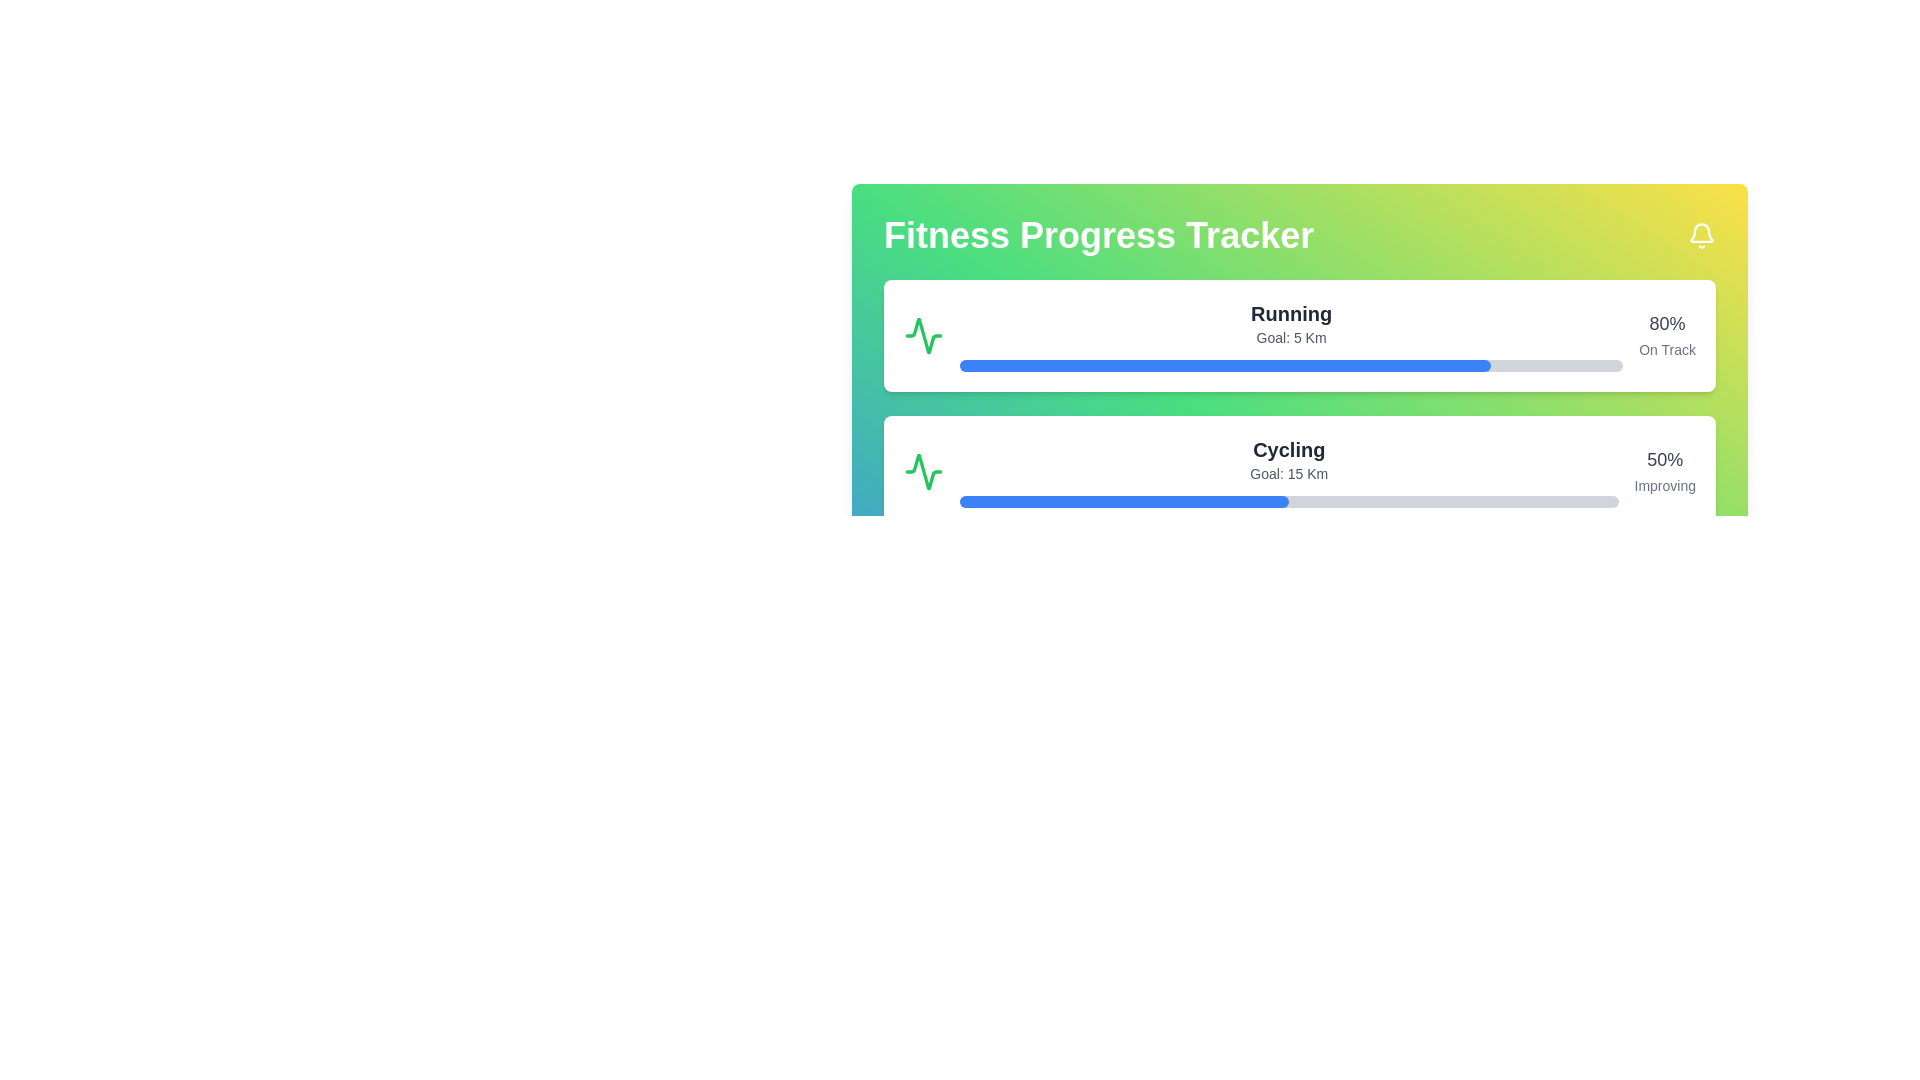 Image resolution: width=1920 pixels, height=1080 pixels. What do you see at coordinates (1701, 234) in the screenshot?
I see `the white SVG bell icon located in the top-right corner of the header, adjacent to the 'Fitness Progress Tracker' title` at bounding box center [1701, 234].